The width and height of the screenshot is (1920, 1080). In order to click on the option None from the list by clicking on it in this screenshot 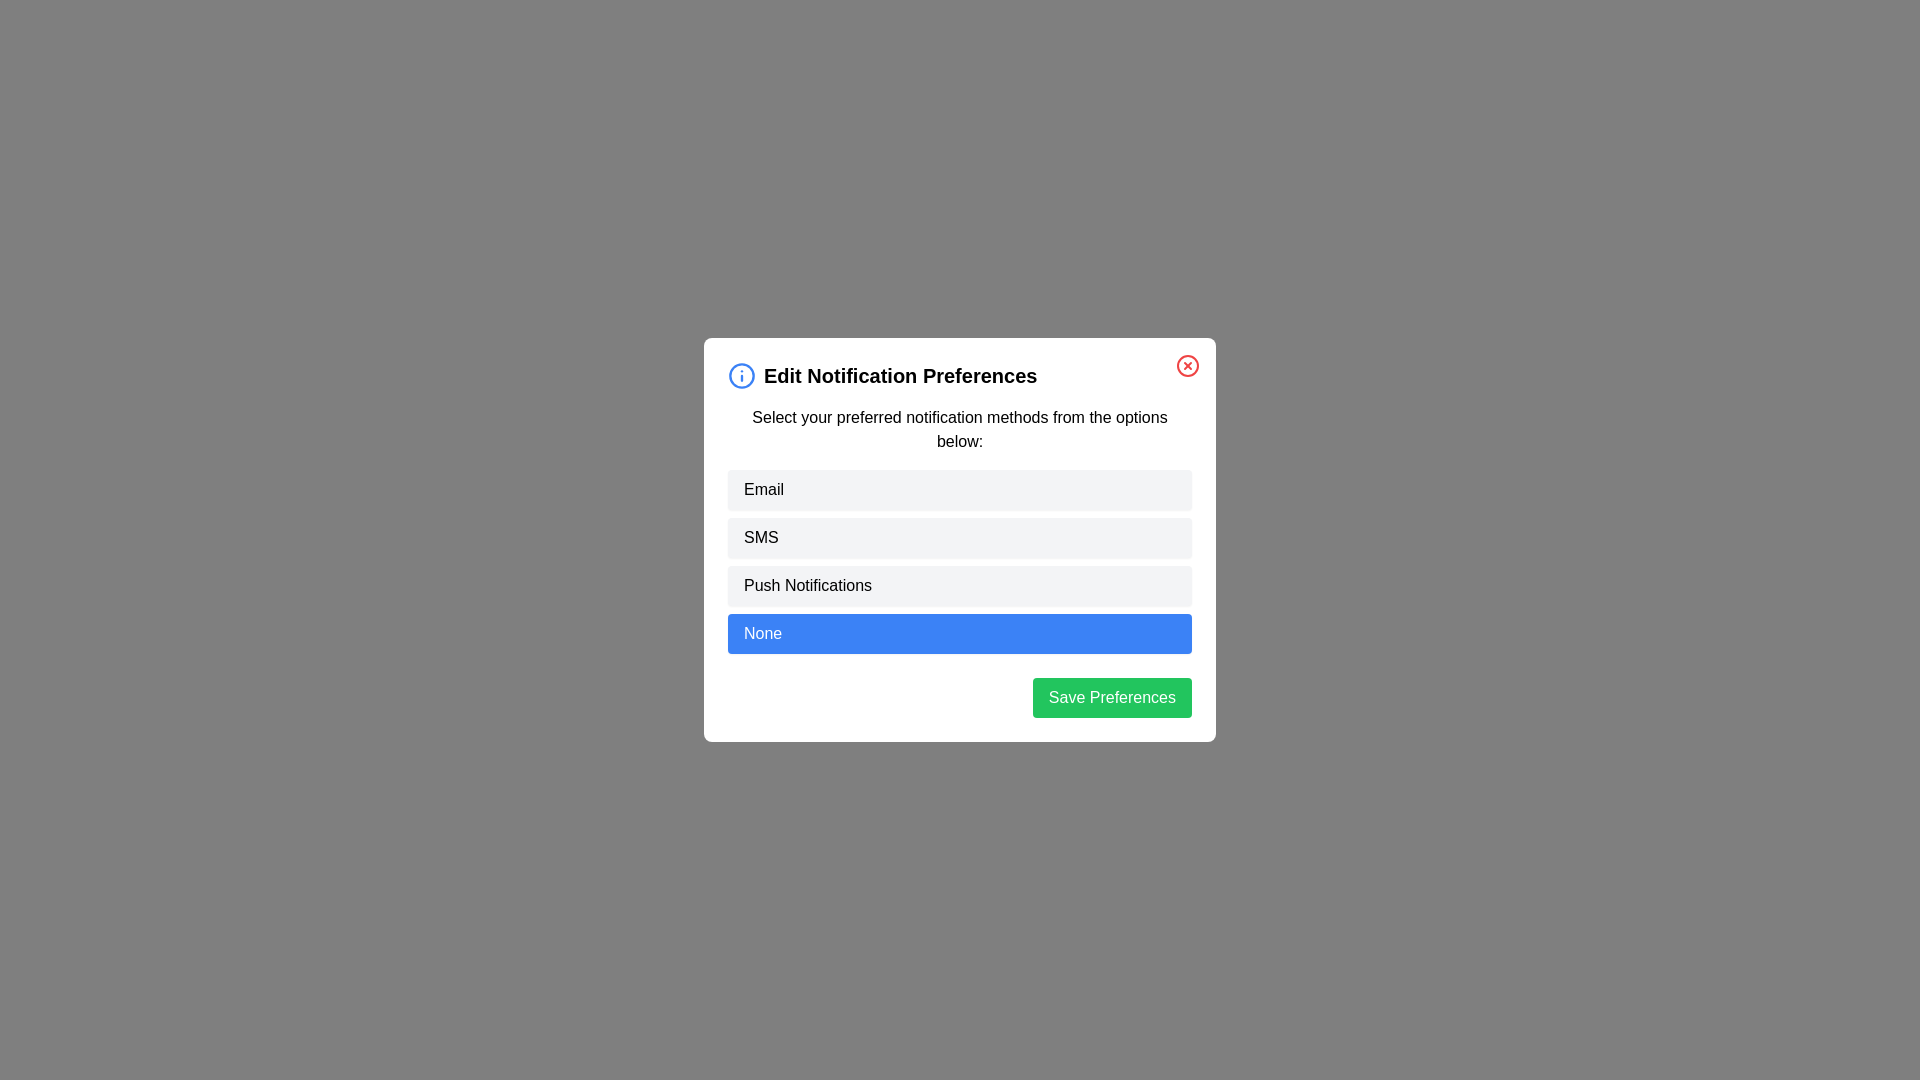, I will do `click(960, 633)`.